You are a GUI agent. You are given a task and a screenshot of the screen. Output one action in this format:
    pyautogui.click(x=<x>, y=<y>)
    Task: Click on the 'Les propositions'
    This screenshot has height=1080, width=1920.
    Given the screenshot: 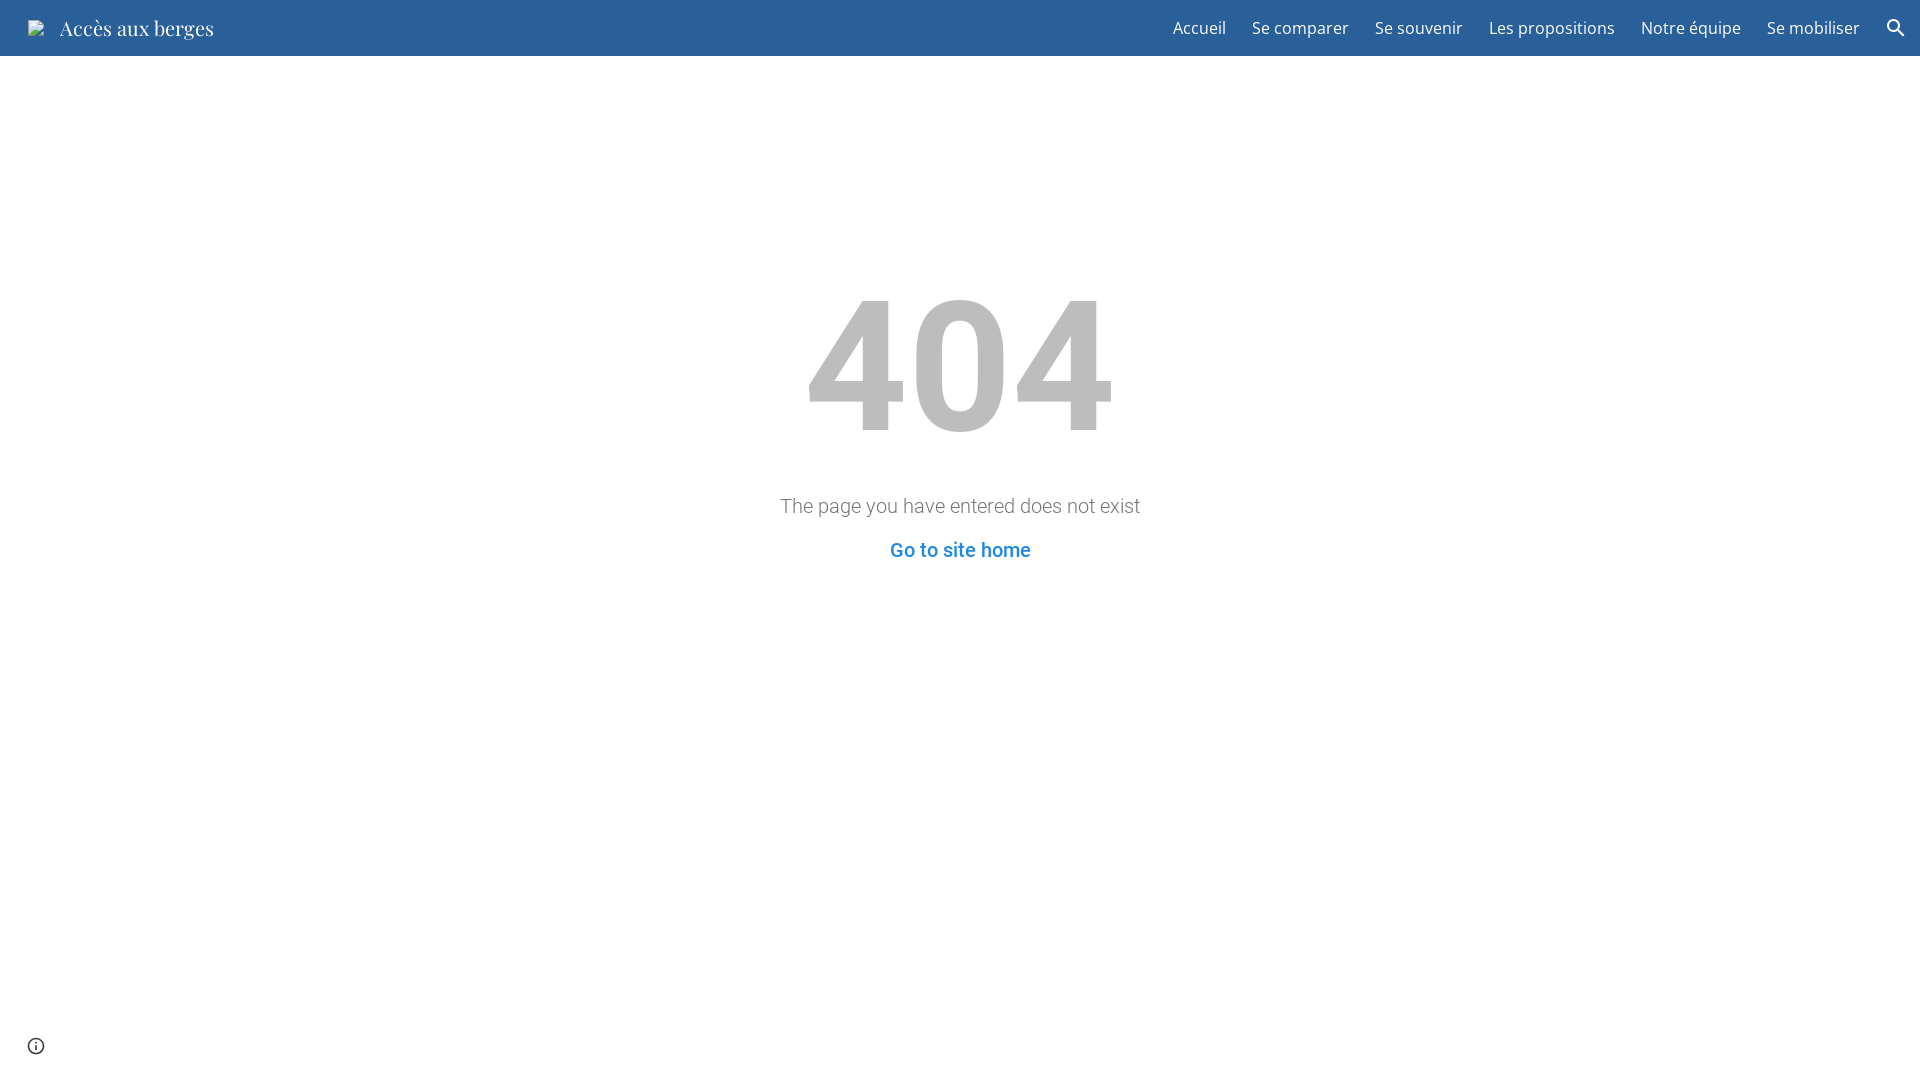 What is the action you would take?
    pyautogui.click(x=1550, y=27)
    